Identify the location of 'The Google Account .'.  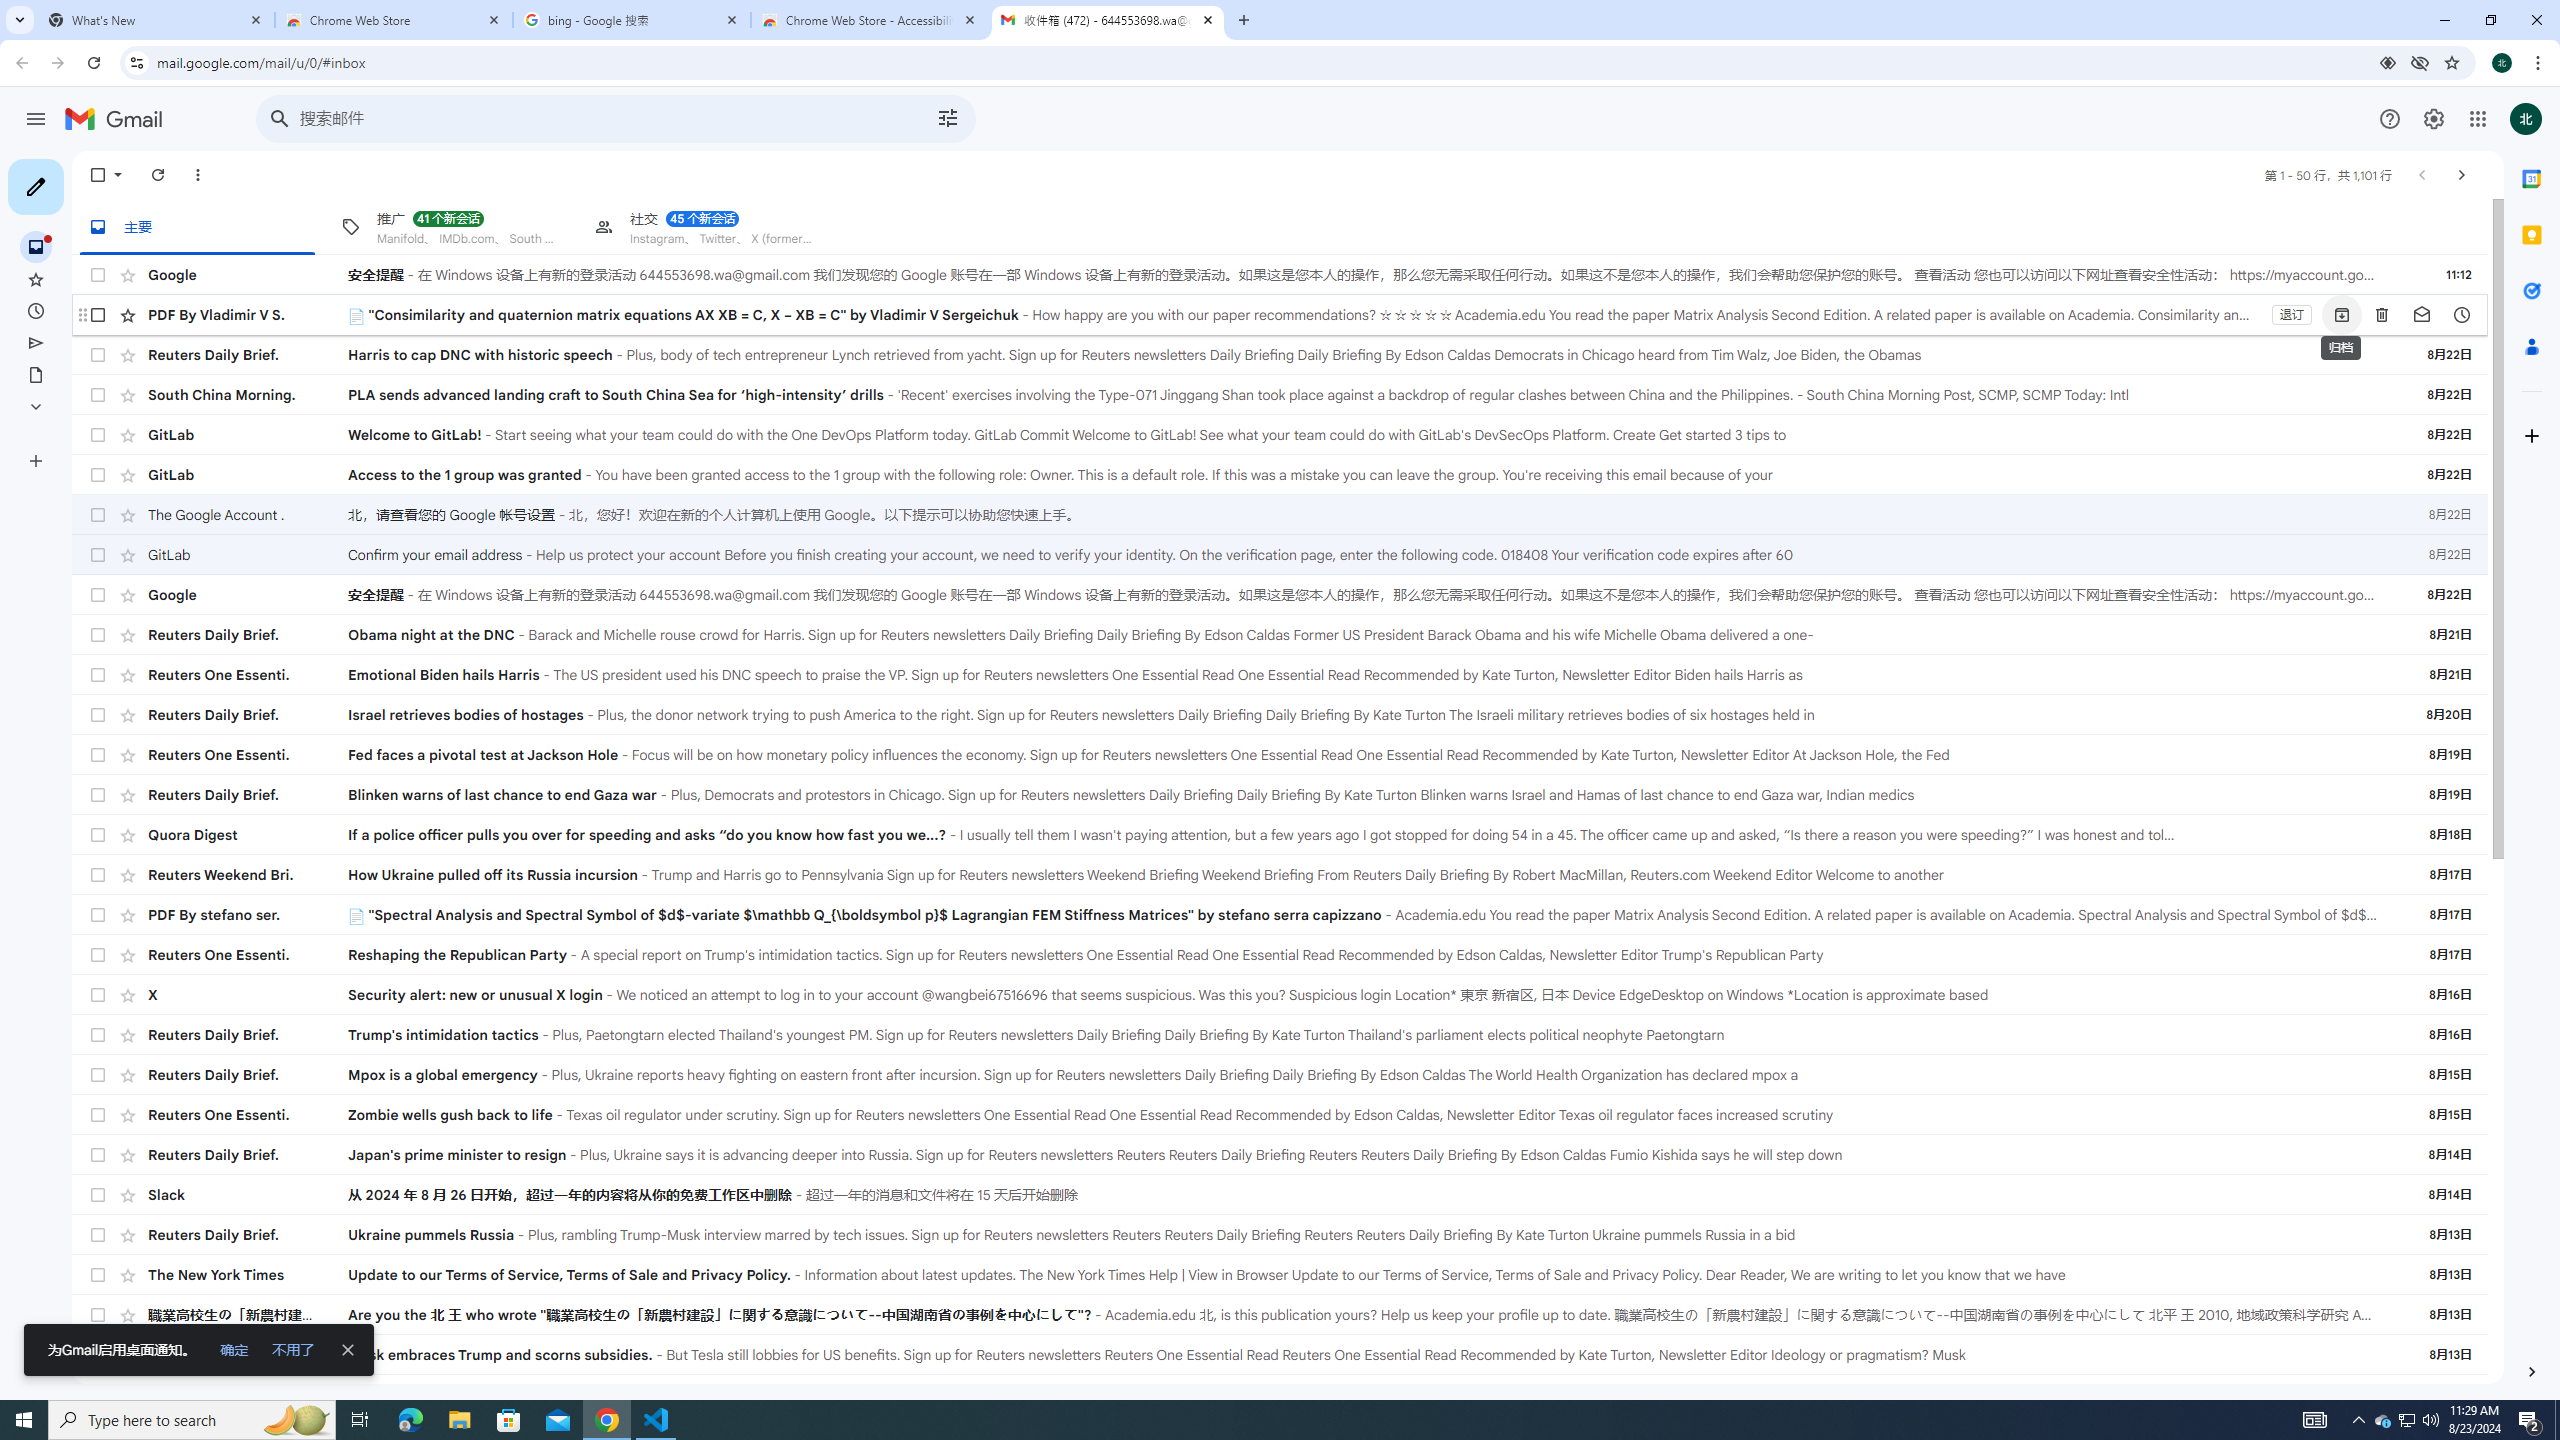
(248, 514).